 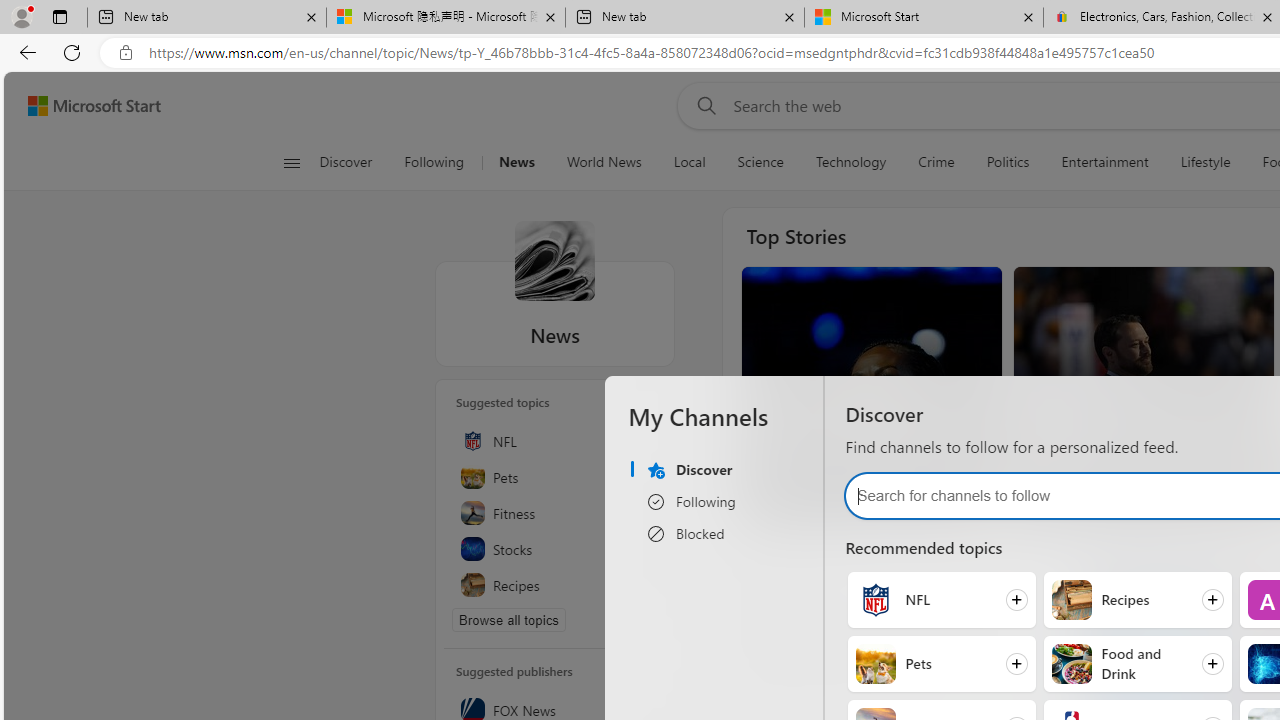 What do you see at coordinates (1103, 162) in the screenshot?
I see `'Entertainment'` at bounding box center [1103, 162].